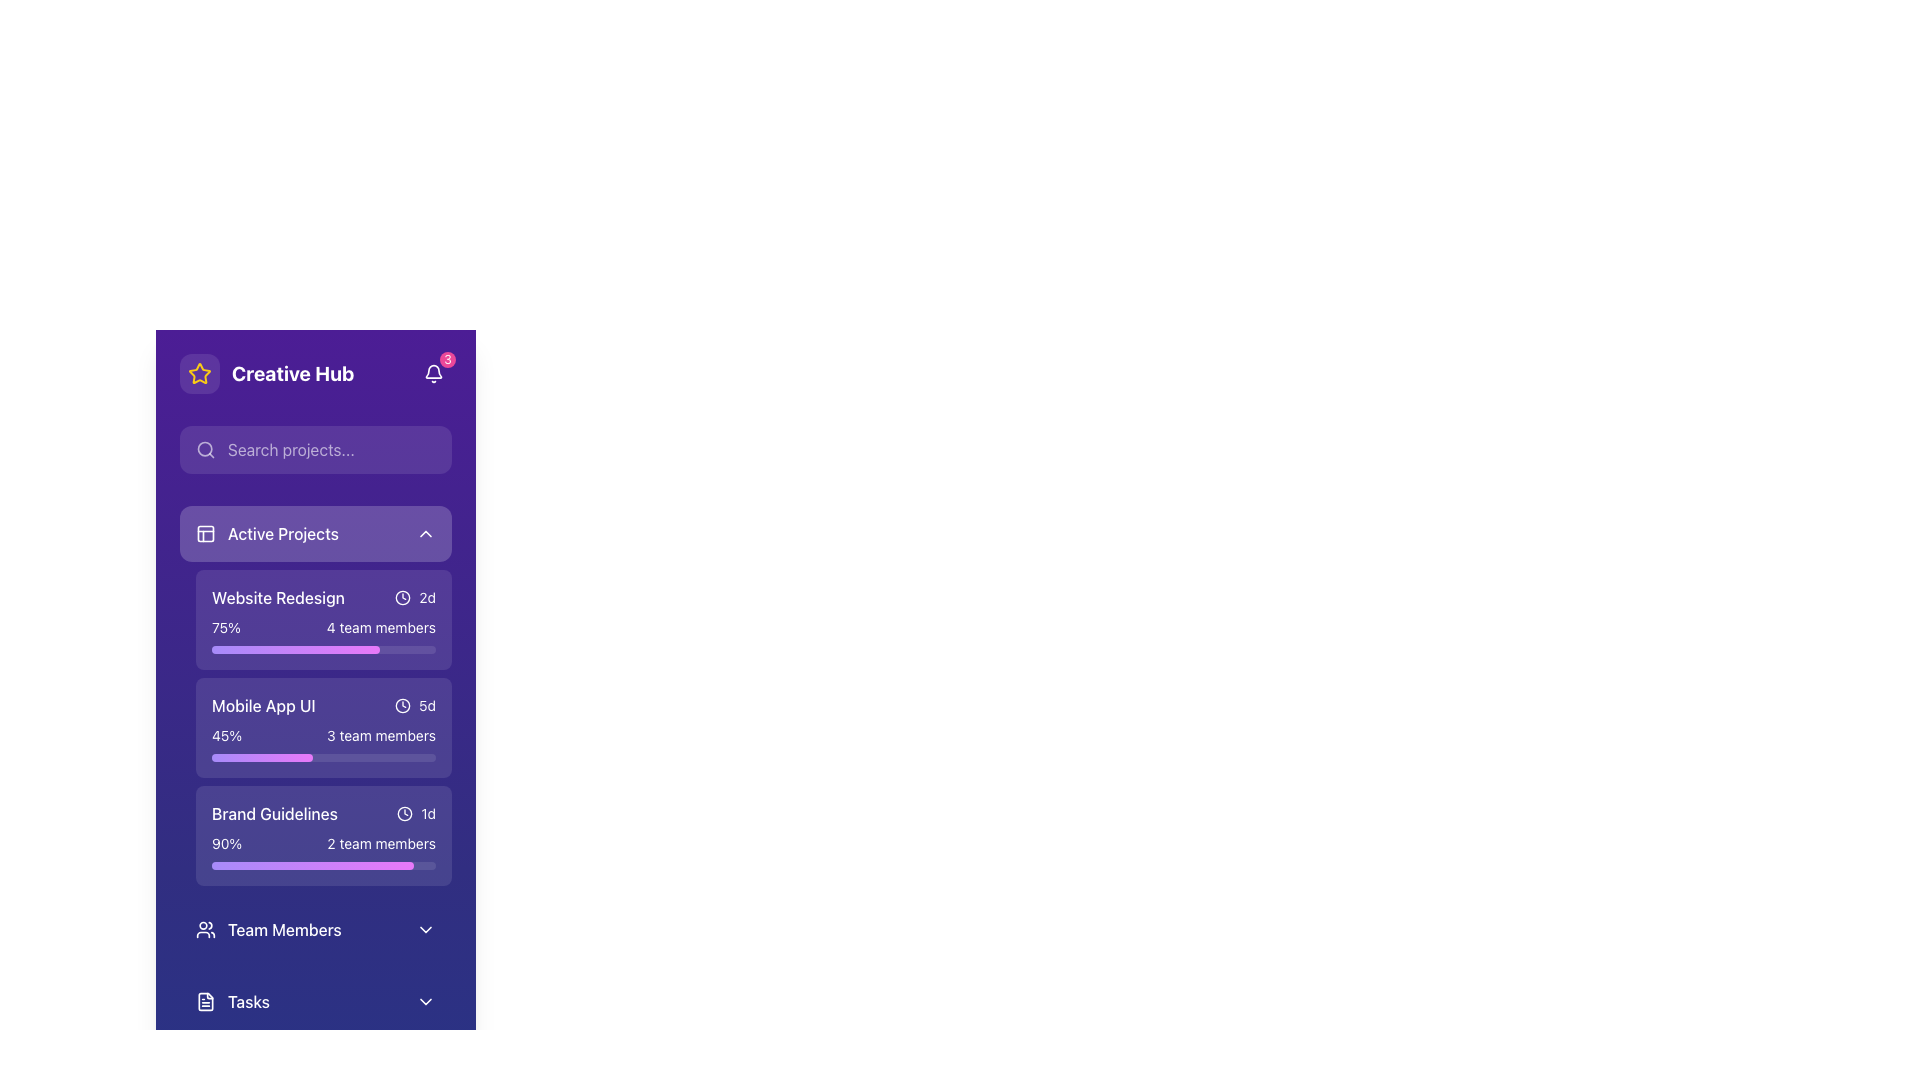 Image resolution: width=1920 pixels, height=1080 pixels. What do you see at coordinates (248, 1002) in the screenshot?
I see `the 'Tasks' text label located at the bottom of the vertical navigation menu` at bounding box center [248, 1002].